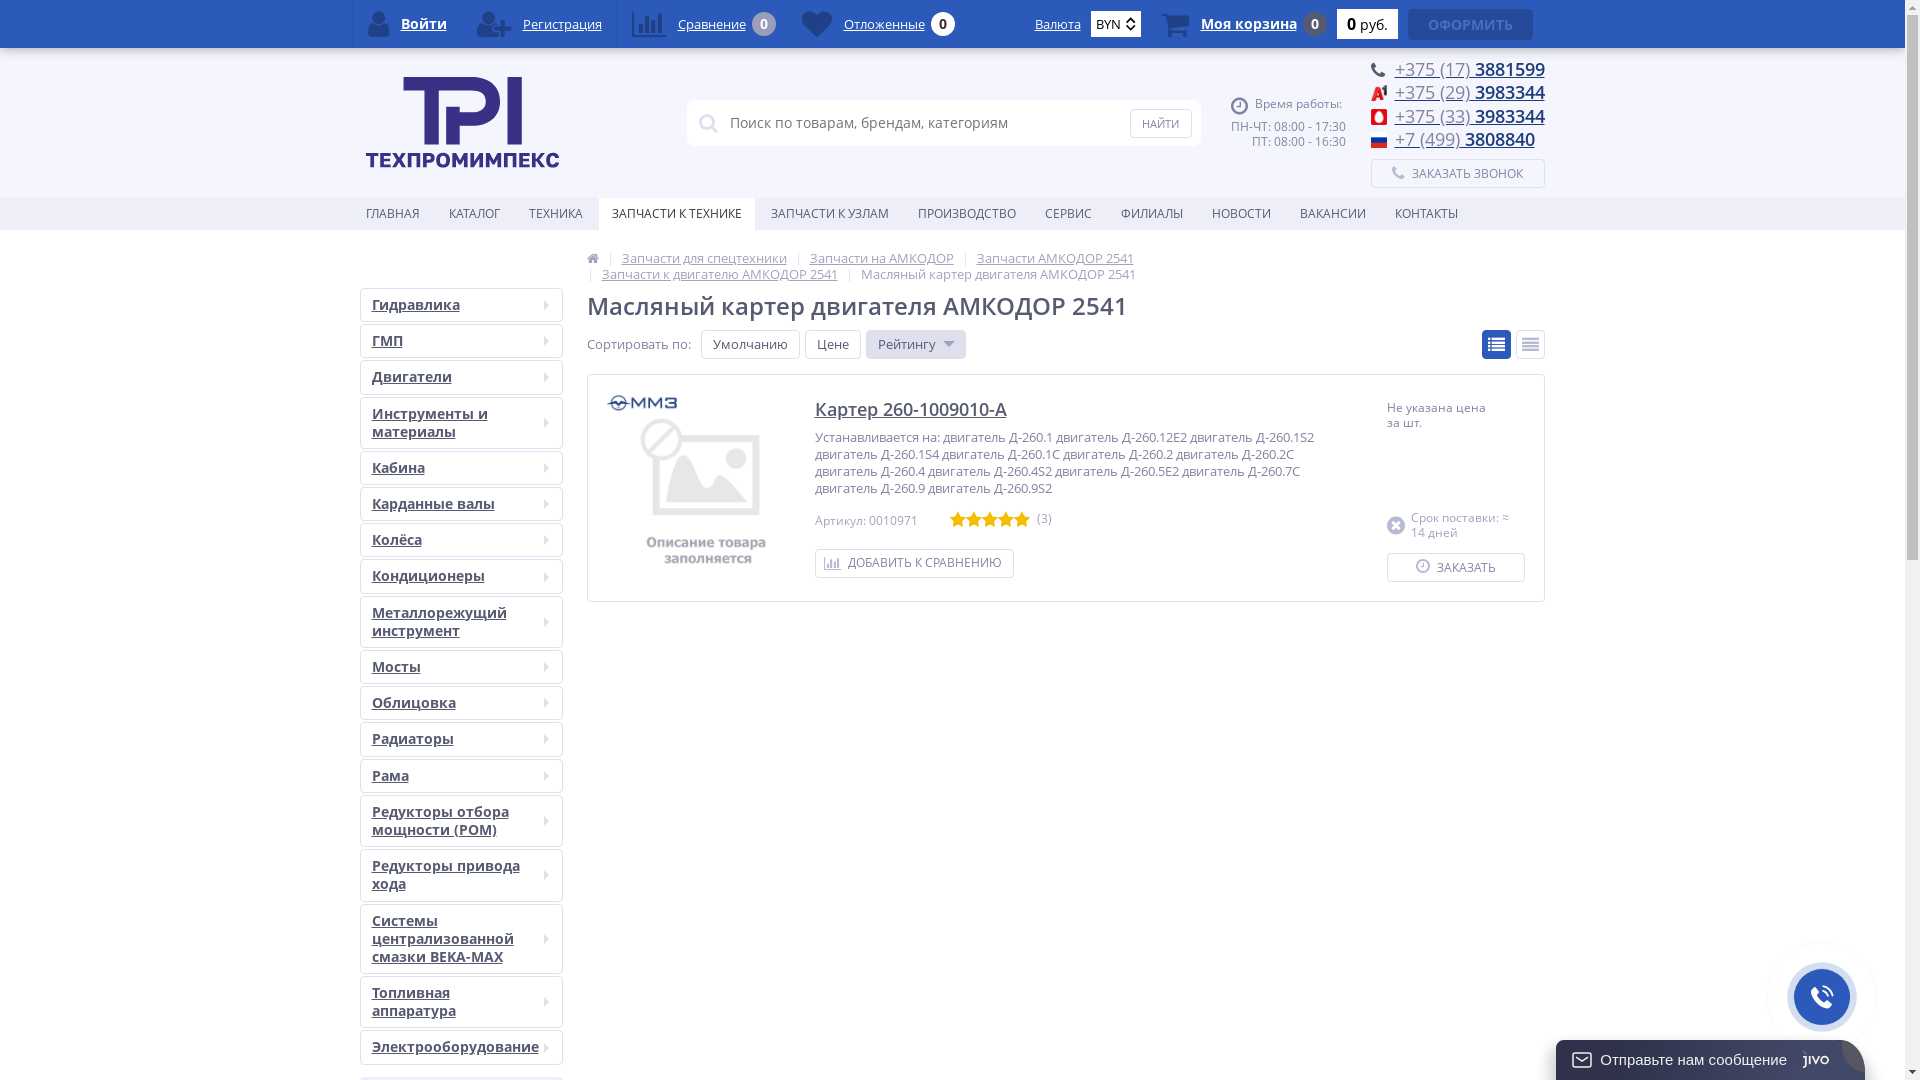 The height and width of the screenshot is (1080, 1920). Describe the element at coordinates (1468, 92) in the screenshot. I see `'+375 (29) 3983344'` at that location.